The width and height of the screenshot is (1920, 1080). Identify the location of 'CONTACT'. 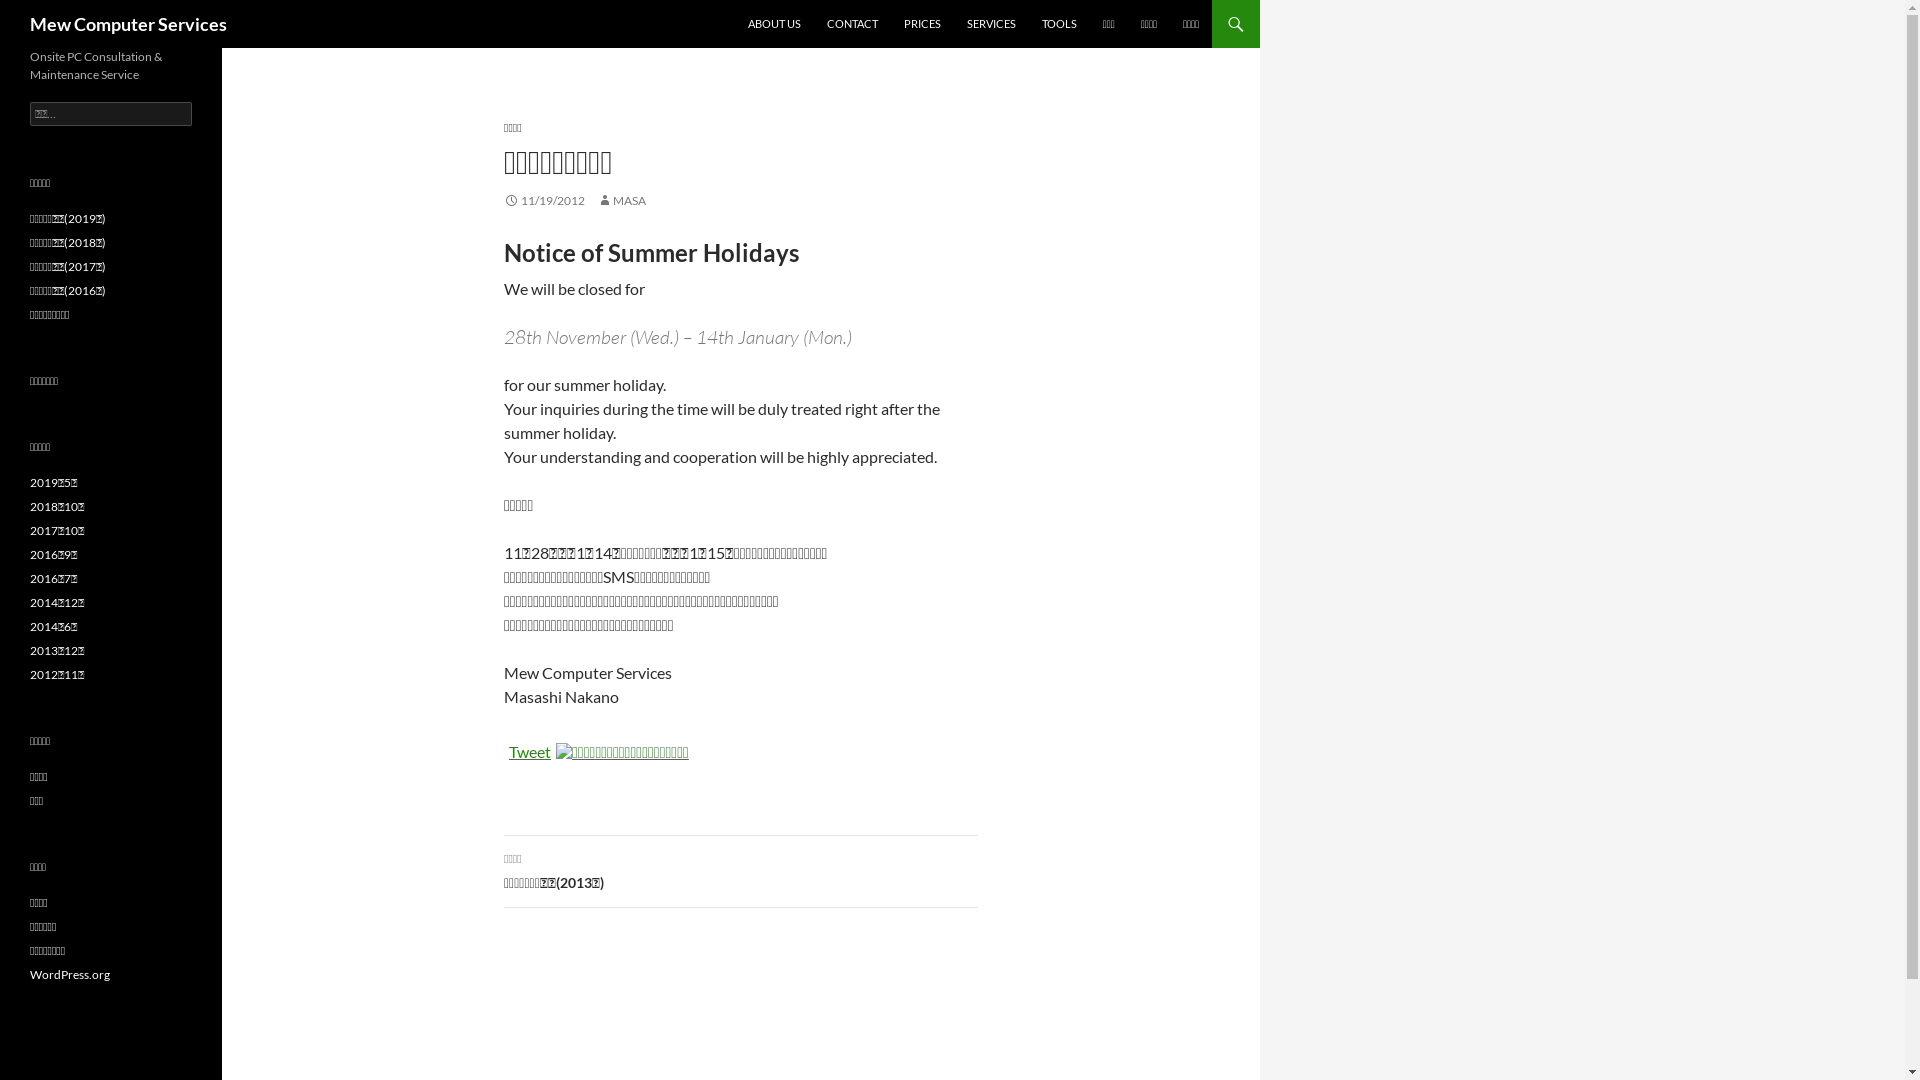
(852, 23).